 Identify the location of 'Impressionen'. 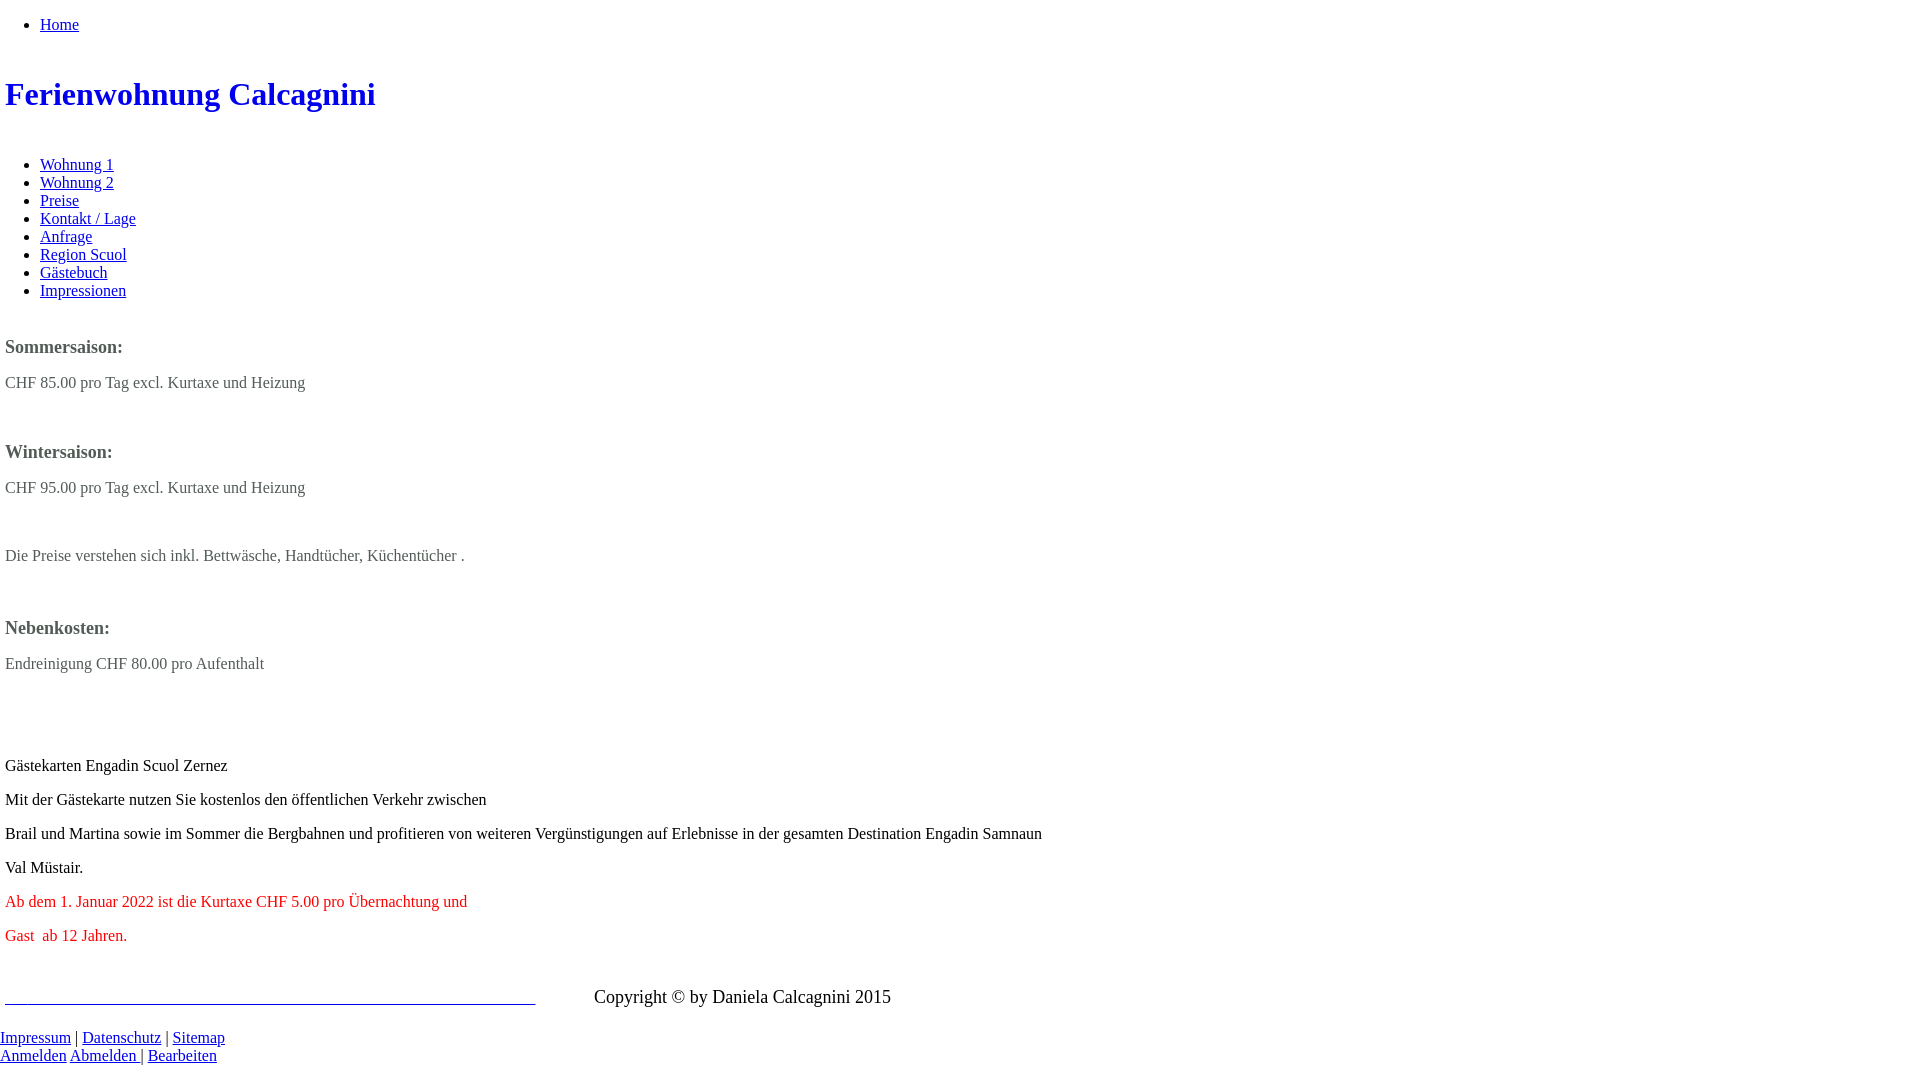
(81, 290).